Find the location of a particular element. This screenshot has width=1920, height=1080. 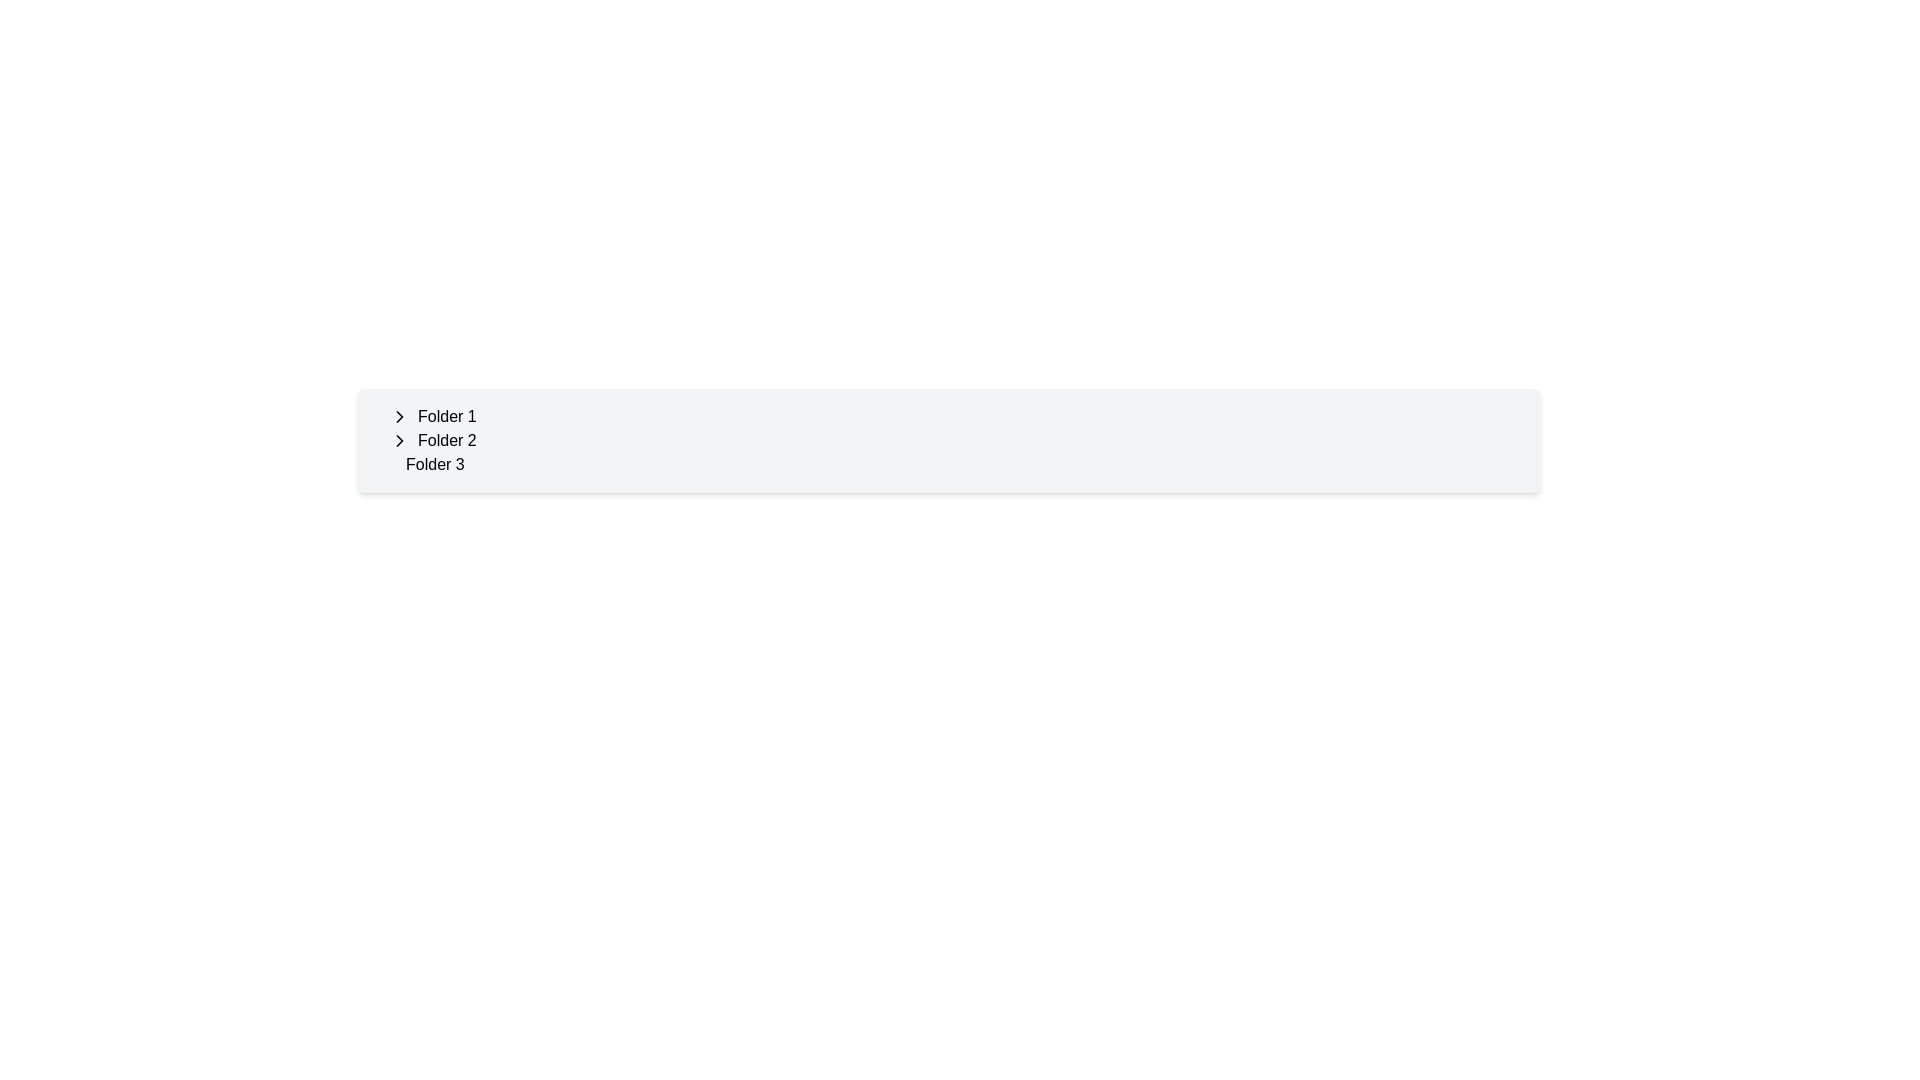

the right-facing chevron icon located to the left of the text 'Folder 1' is located at coordinates (399, 415).